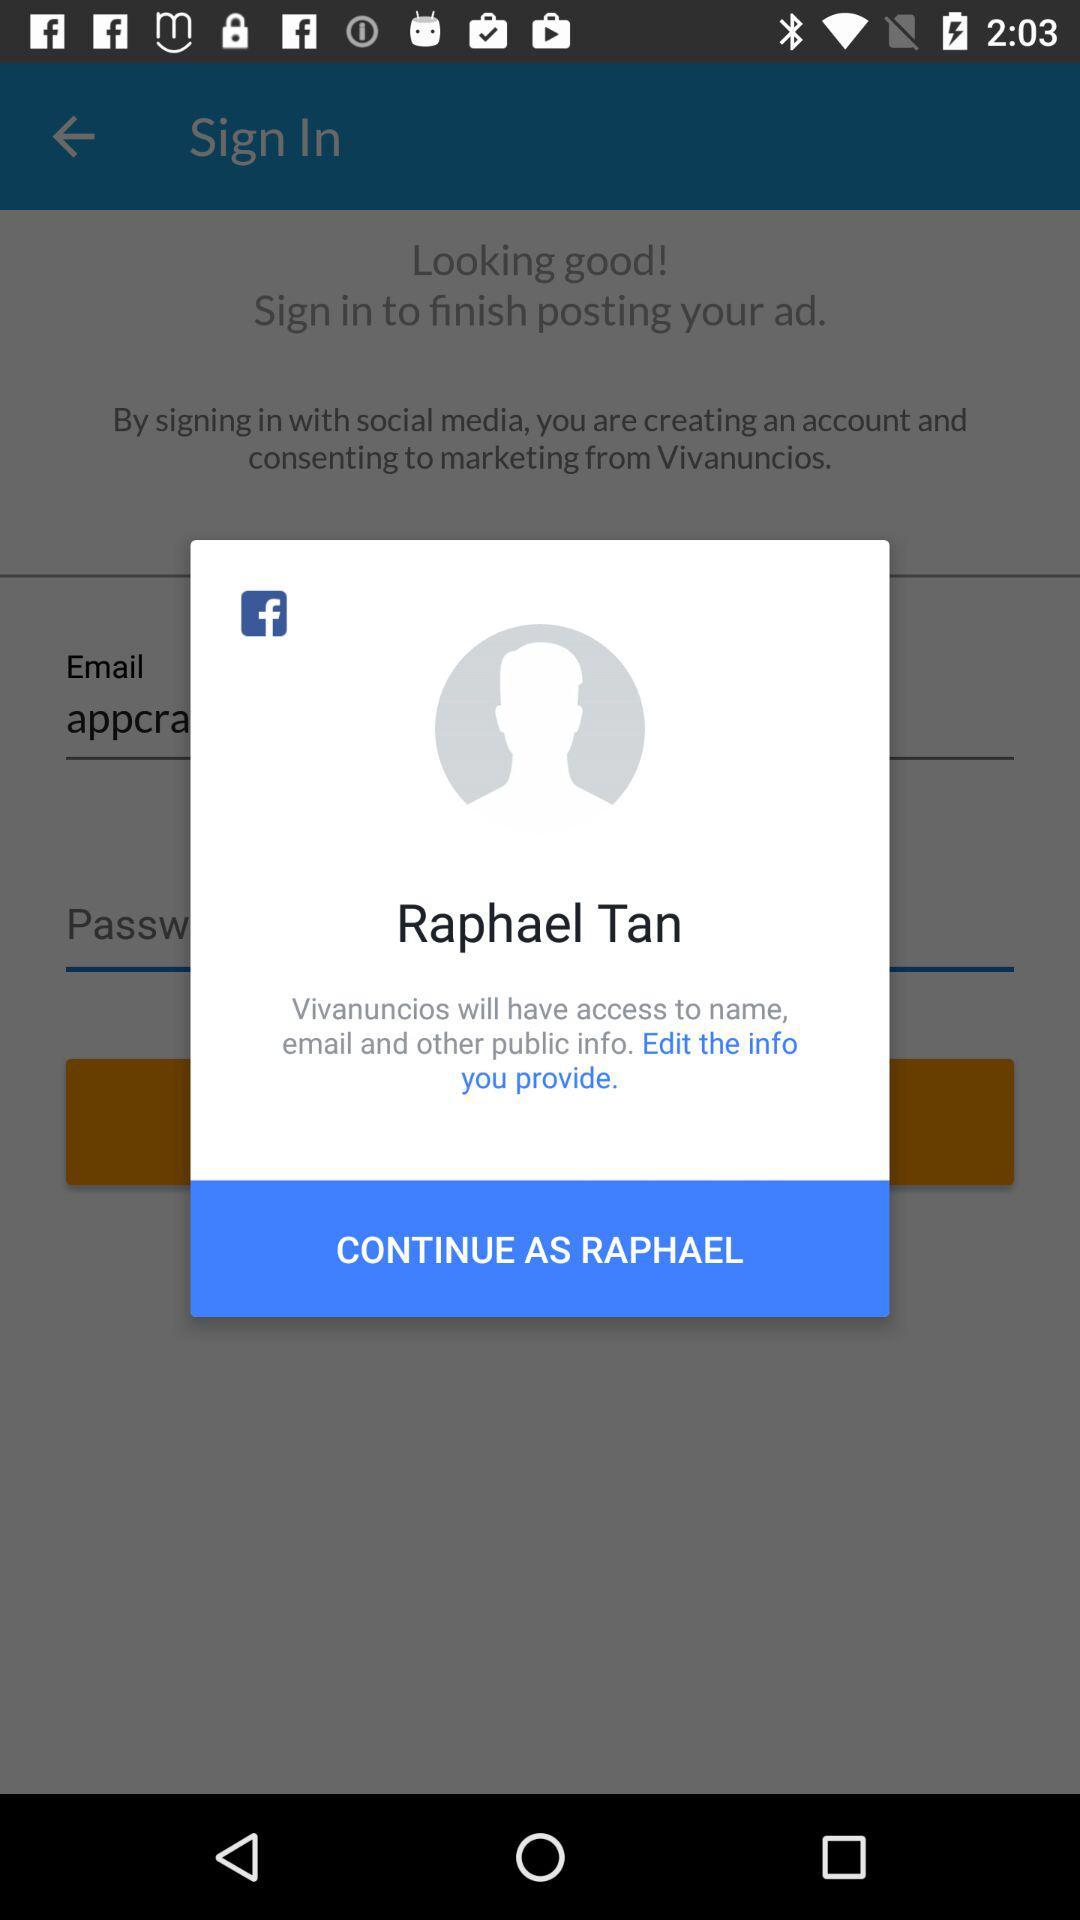  What do you see at coordinates (540, 1247) in the screenshot?
I see `item below vivanuncios will have` at bounding box center [540, 1247].